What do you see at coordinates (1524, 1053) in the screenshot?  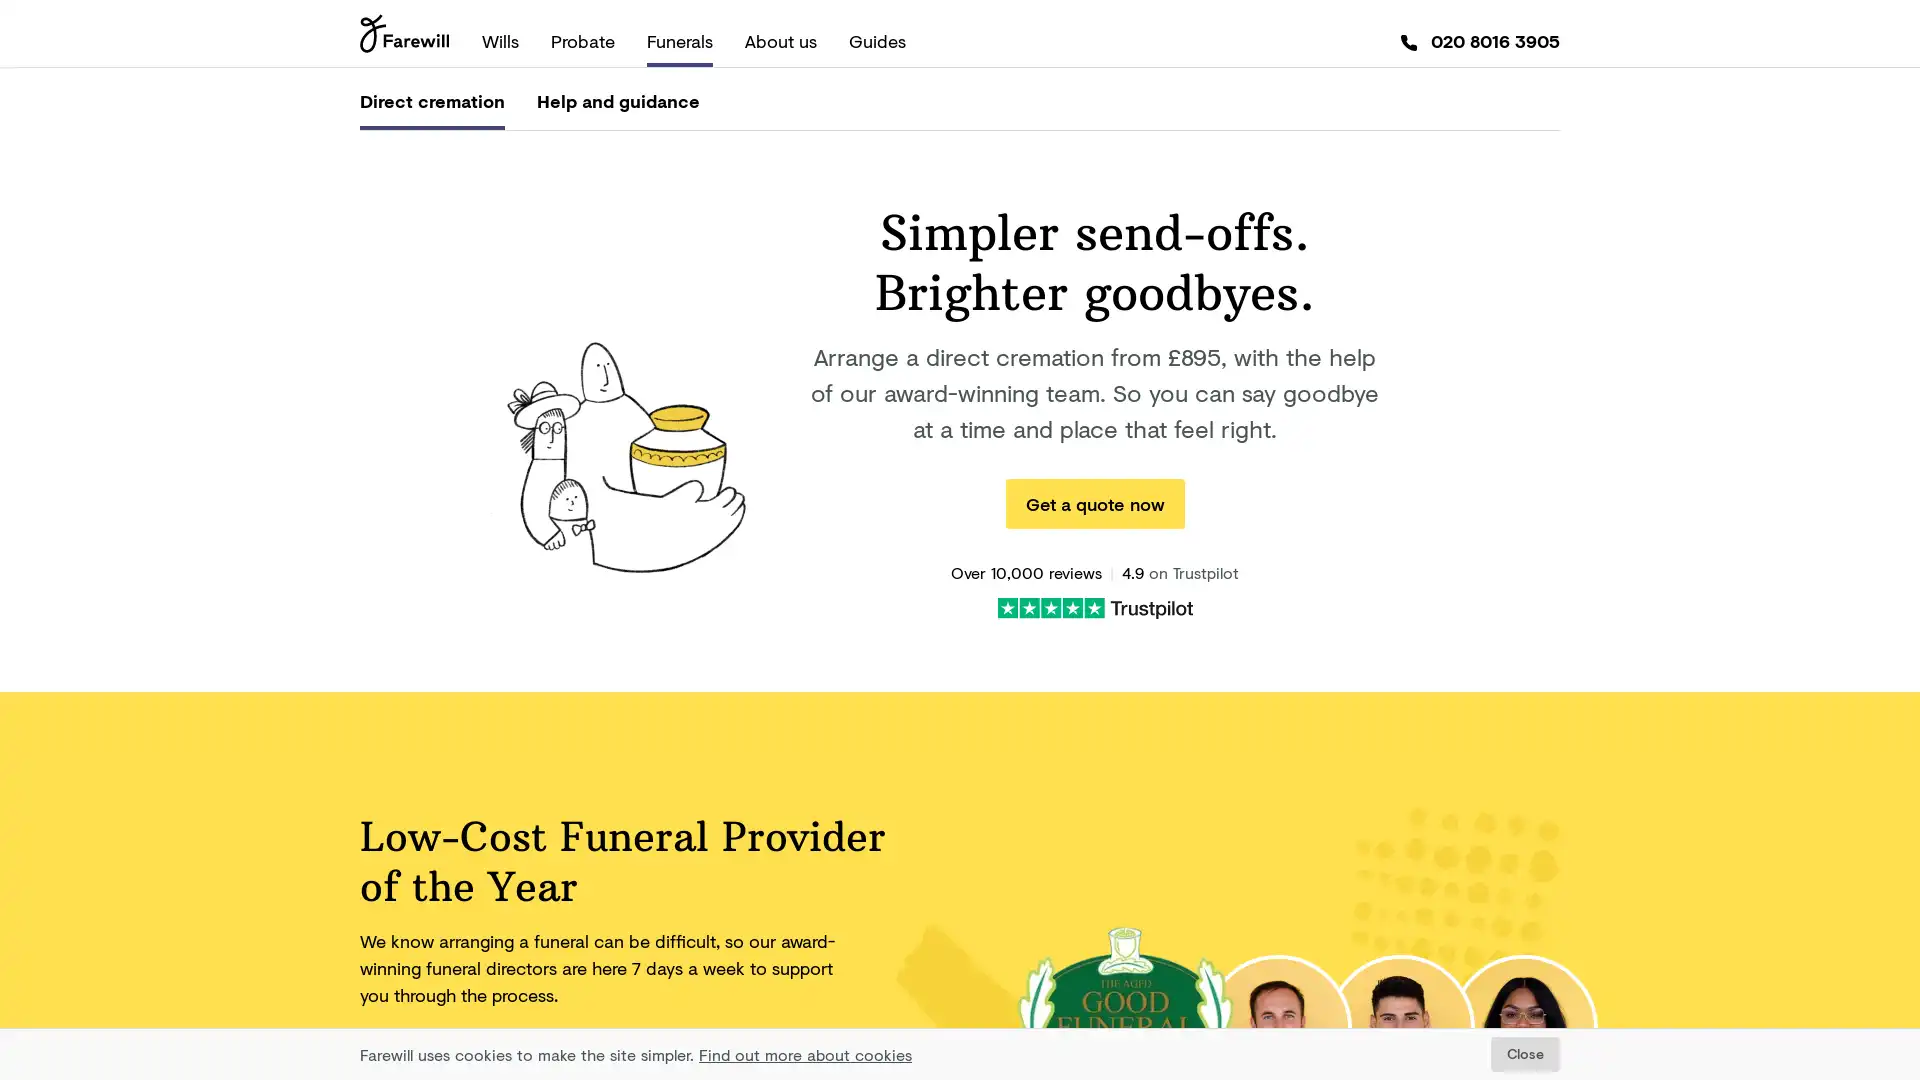 I see `Close cookie banner` at bounding box center [1524, 1053].